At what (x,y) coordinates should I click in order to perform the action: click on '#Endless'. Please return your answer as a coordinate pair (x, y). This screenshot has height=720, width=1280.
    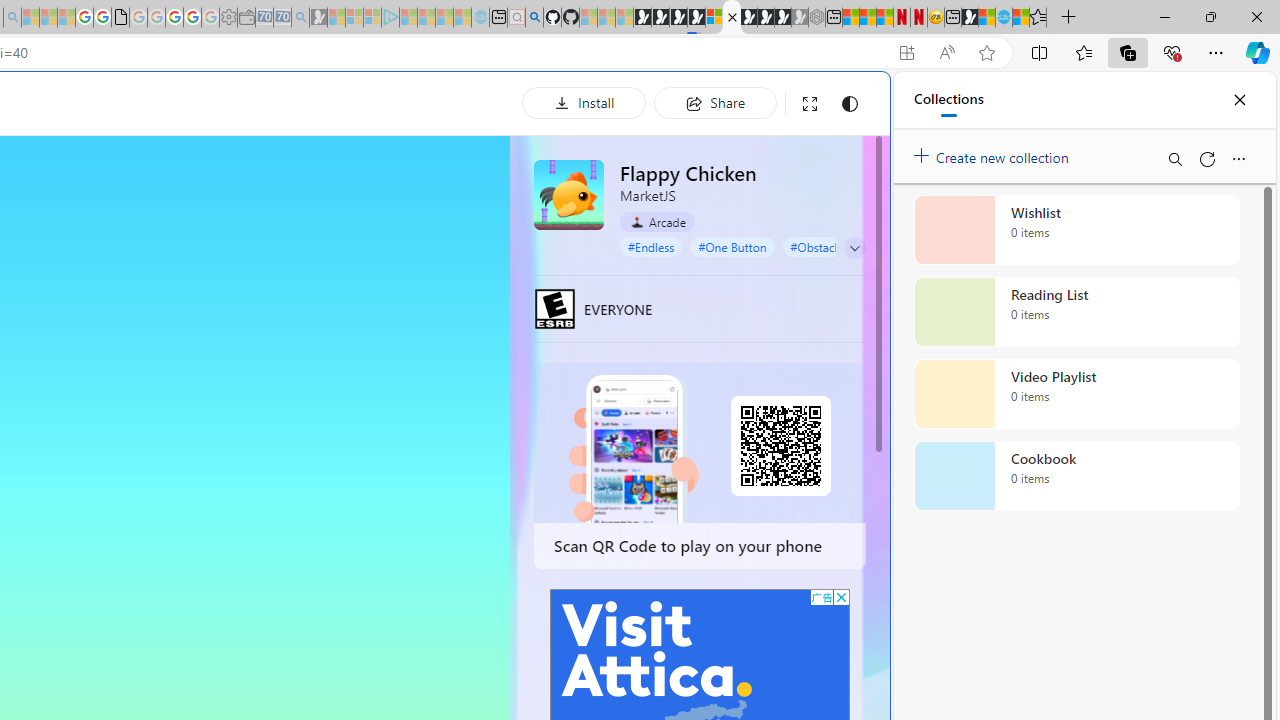
    Looking at the image, I should click on (651, 245).